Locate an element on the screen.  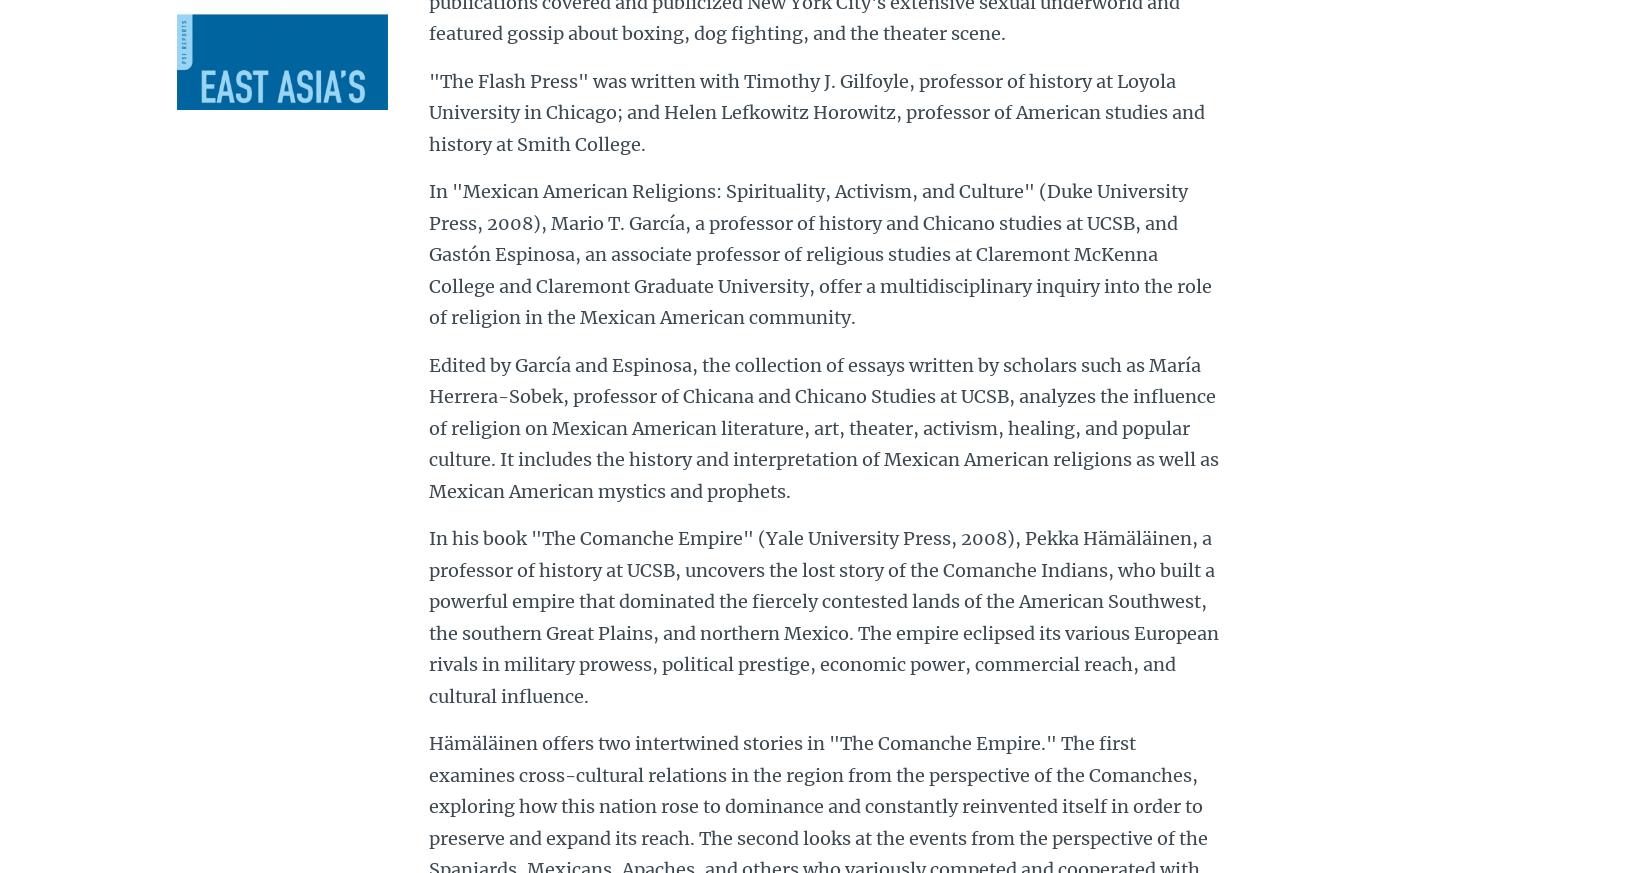
'Celebrating diverse voices, identities and perspectives with dance' is located at coordinates (577, 634).